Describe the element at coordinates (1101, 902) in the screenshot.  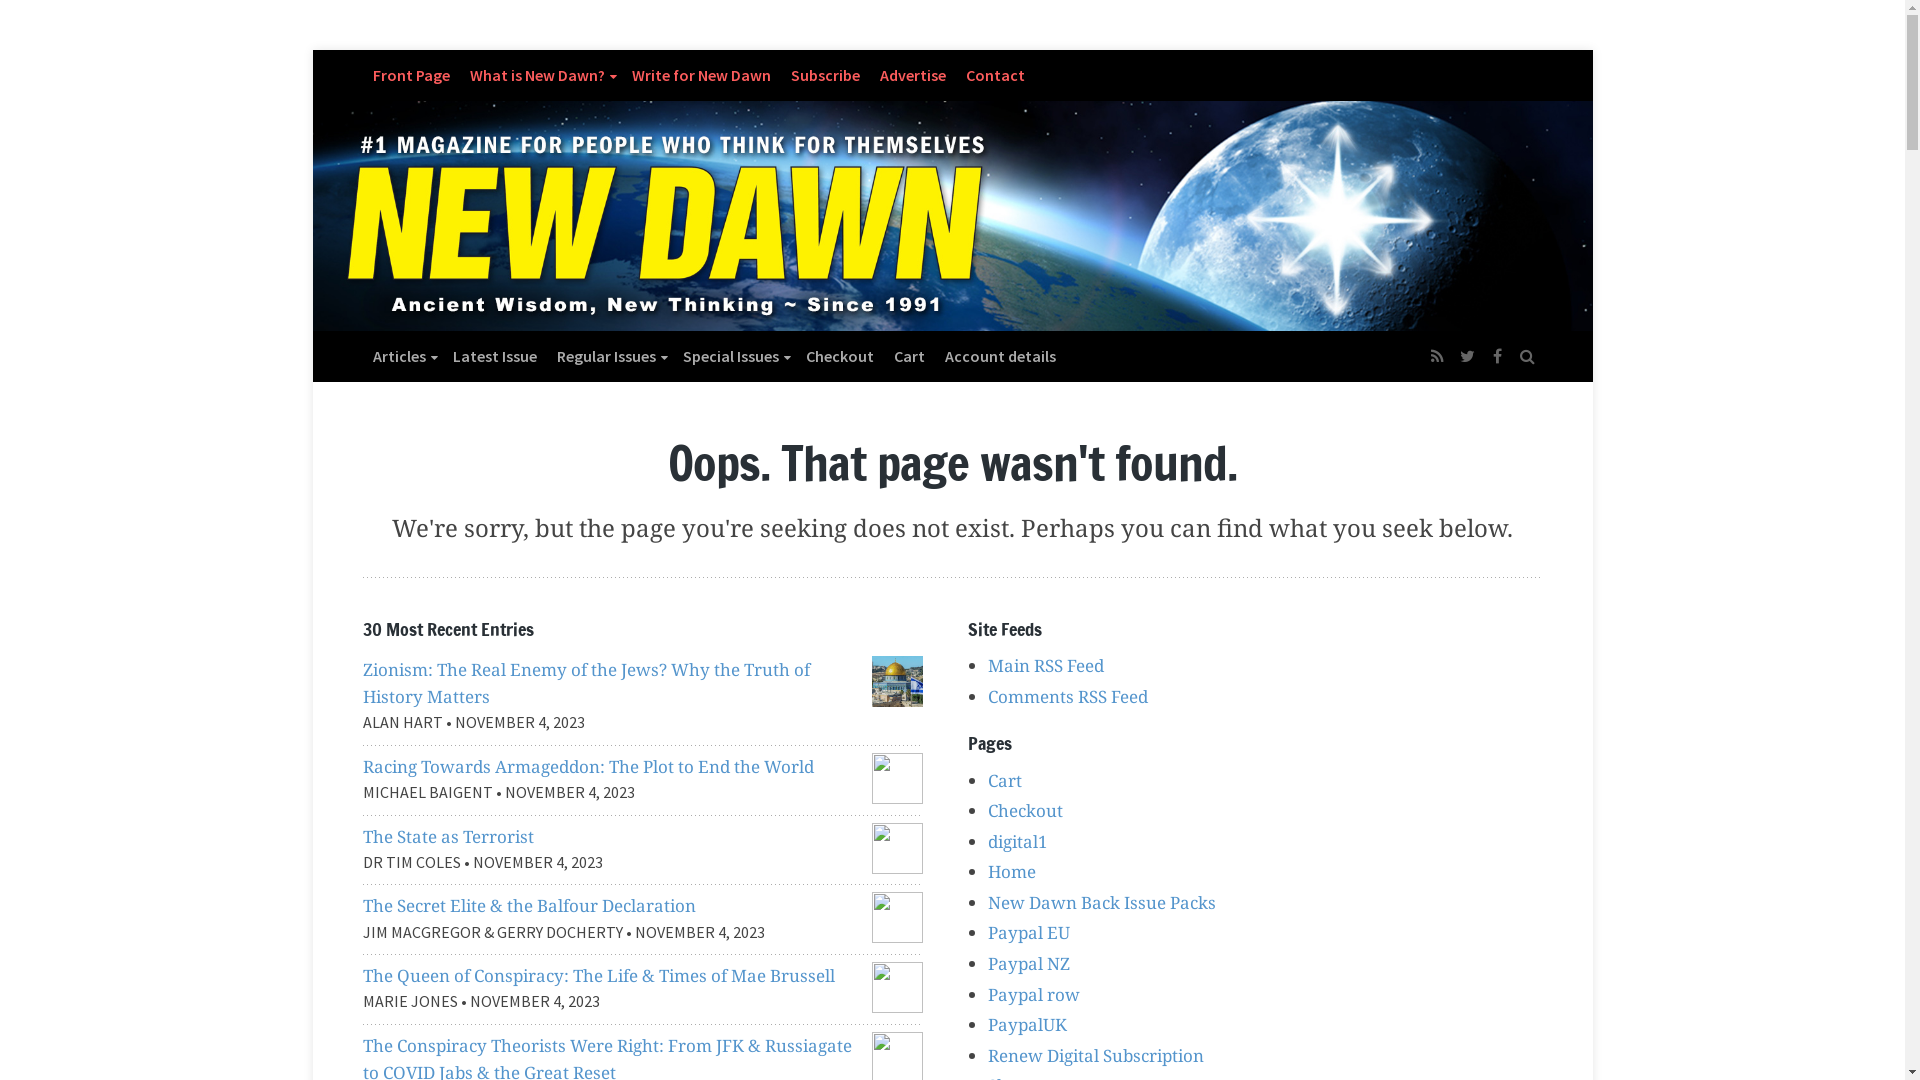
I see `'New Dawn Back Issue Packs'` at that location.